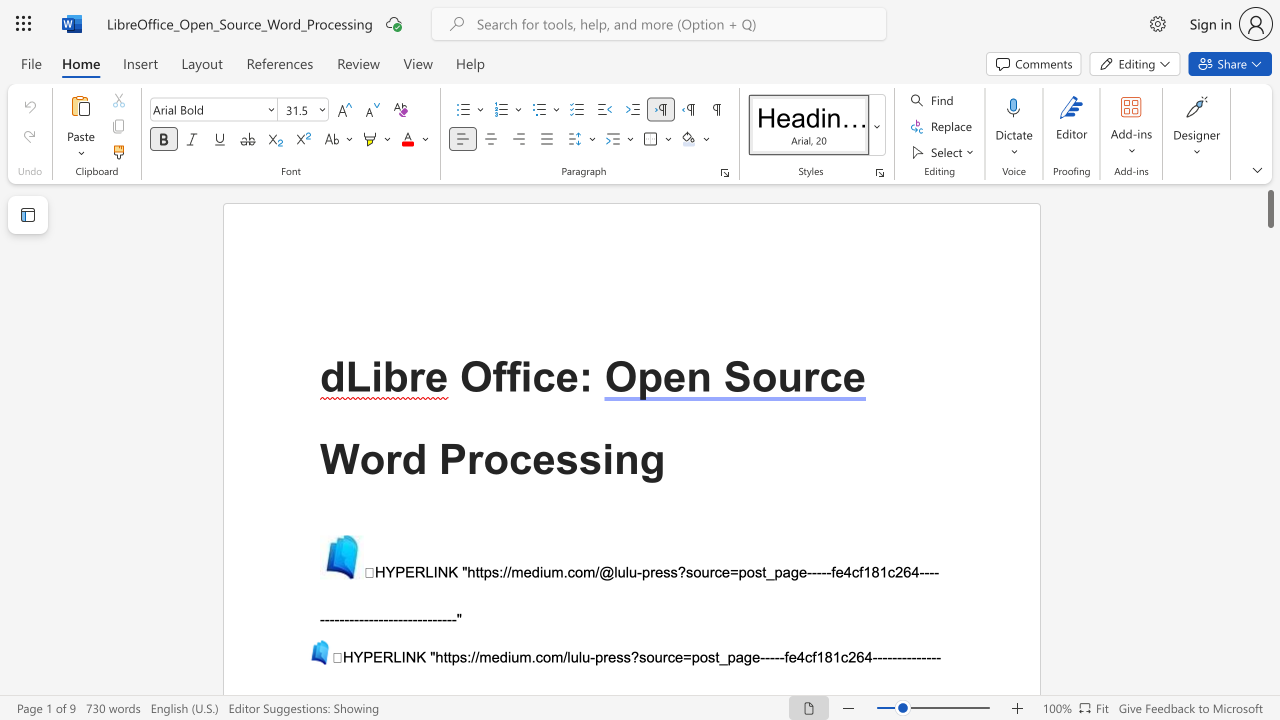  What do you see at coordinates (1269, 220) in the screenshot?
I see `the scrollbar on the right` at bounding box center [1269, 220].